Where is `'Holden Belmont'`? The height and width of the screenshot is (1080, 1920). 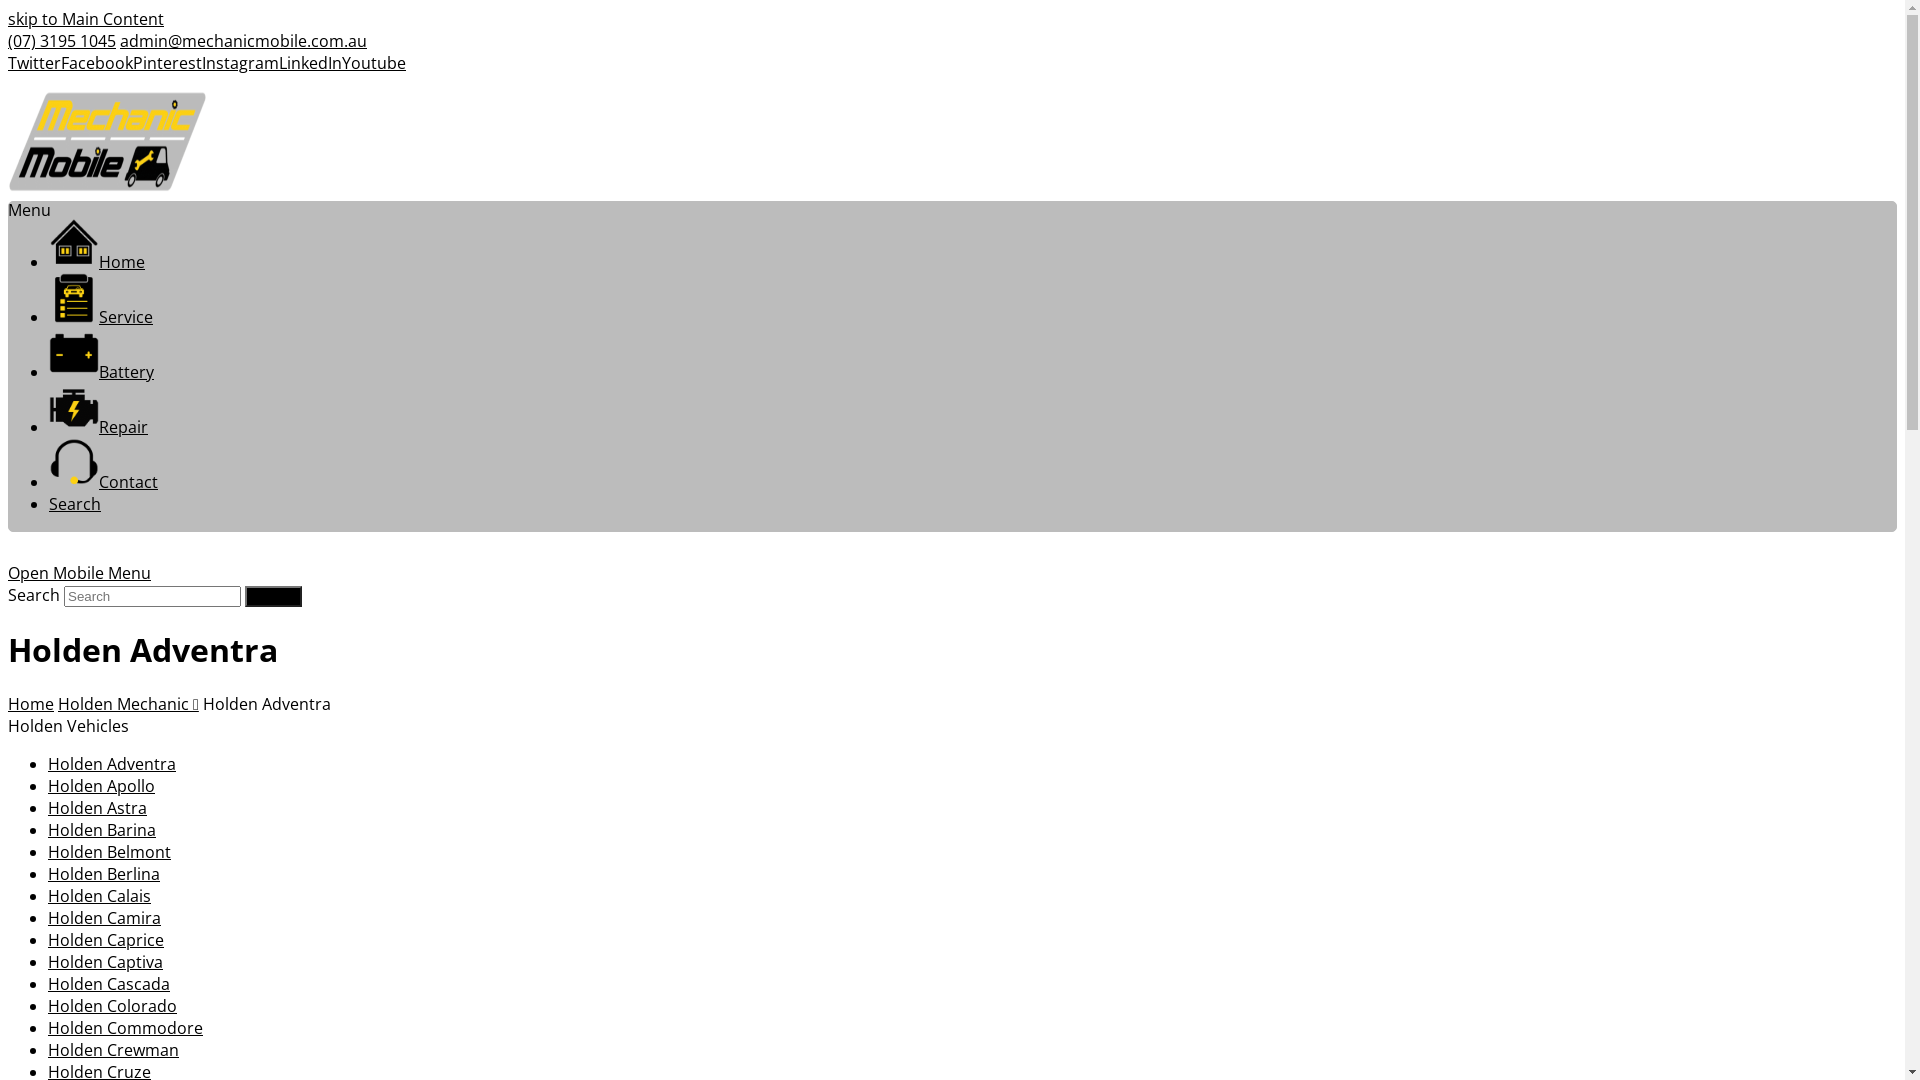
'Holden Belmont' is located at coordinates (108, 852).